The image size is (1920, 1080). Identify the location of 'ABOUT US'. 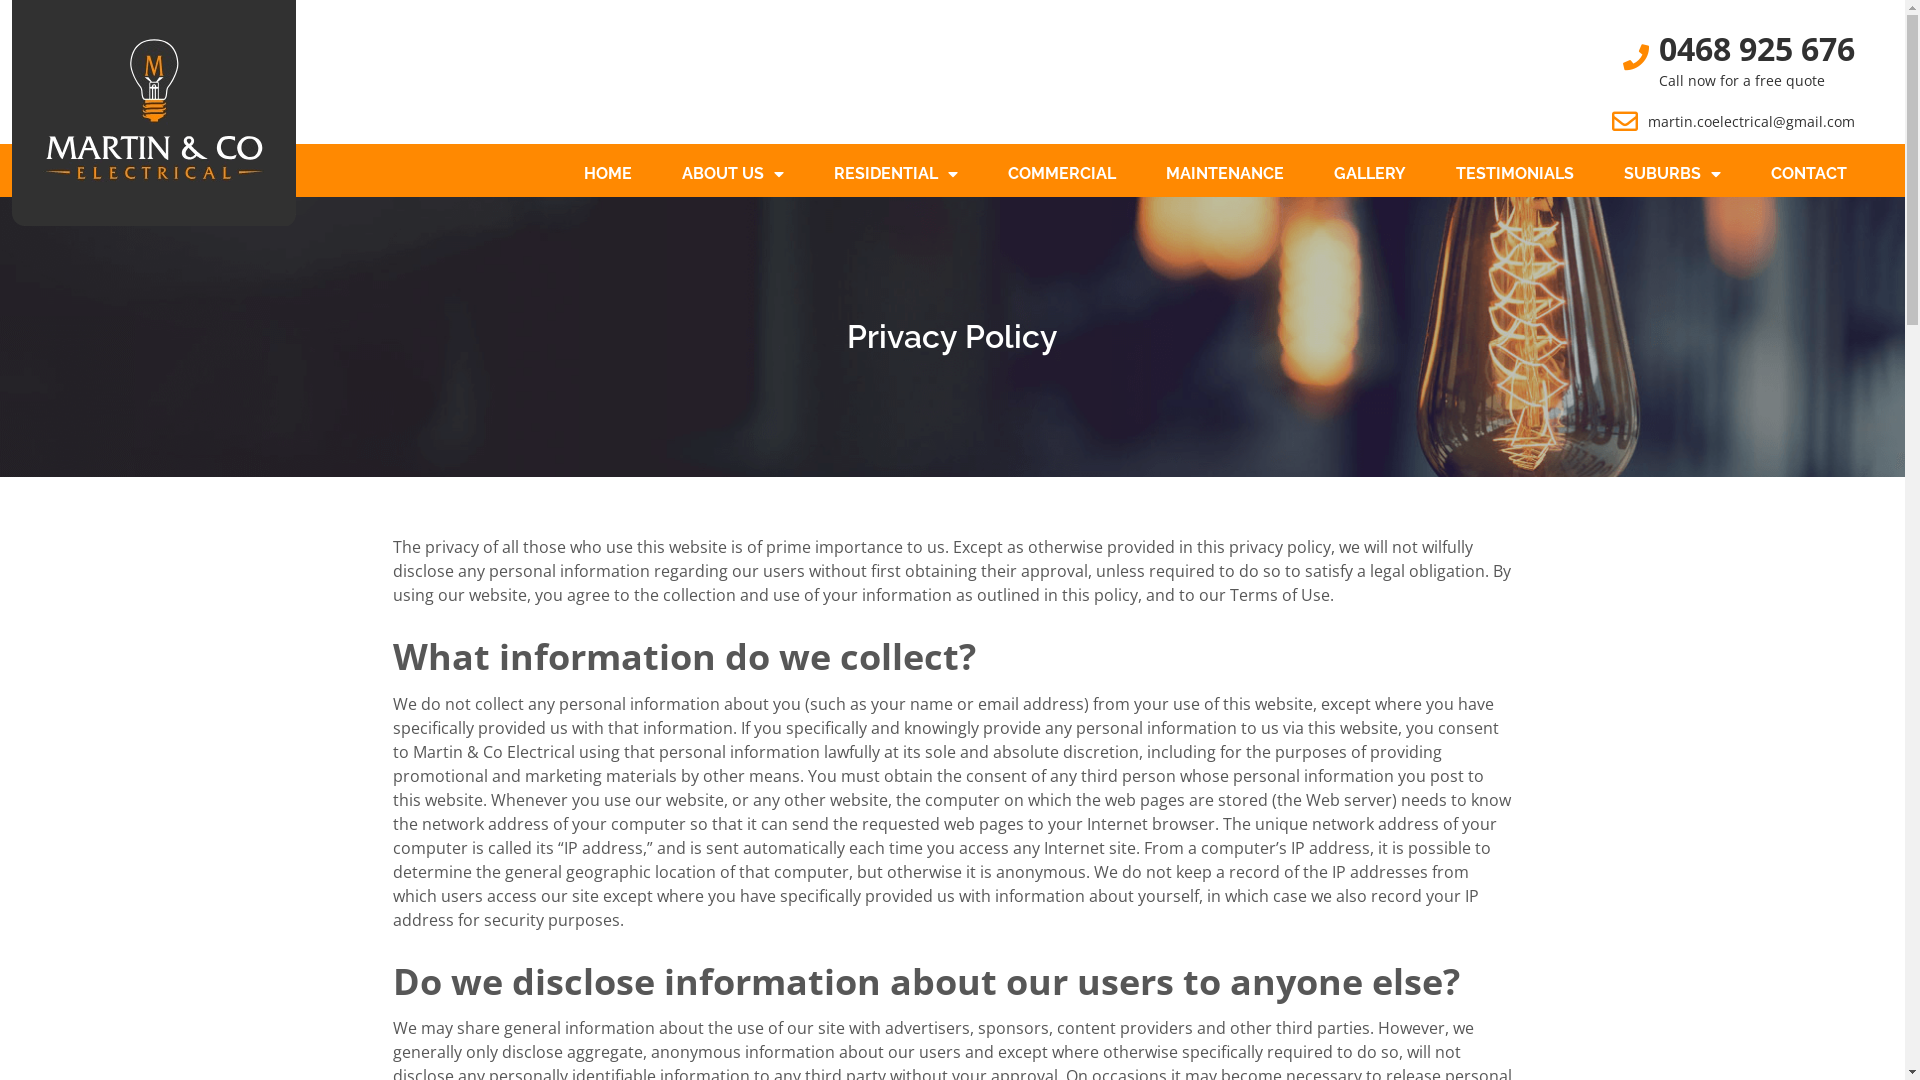
(732, 172).